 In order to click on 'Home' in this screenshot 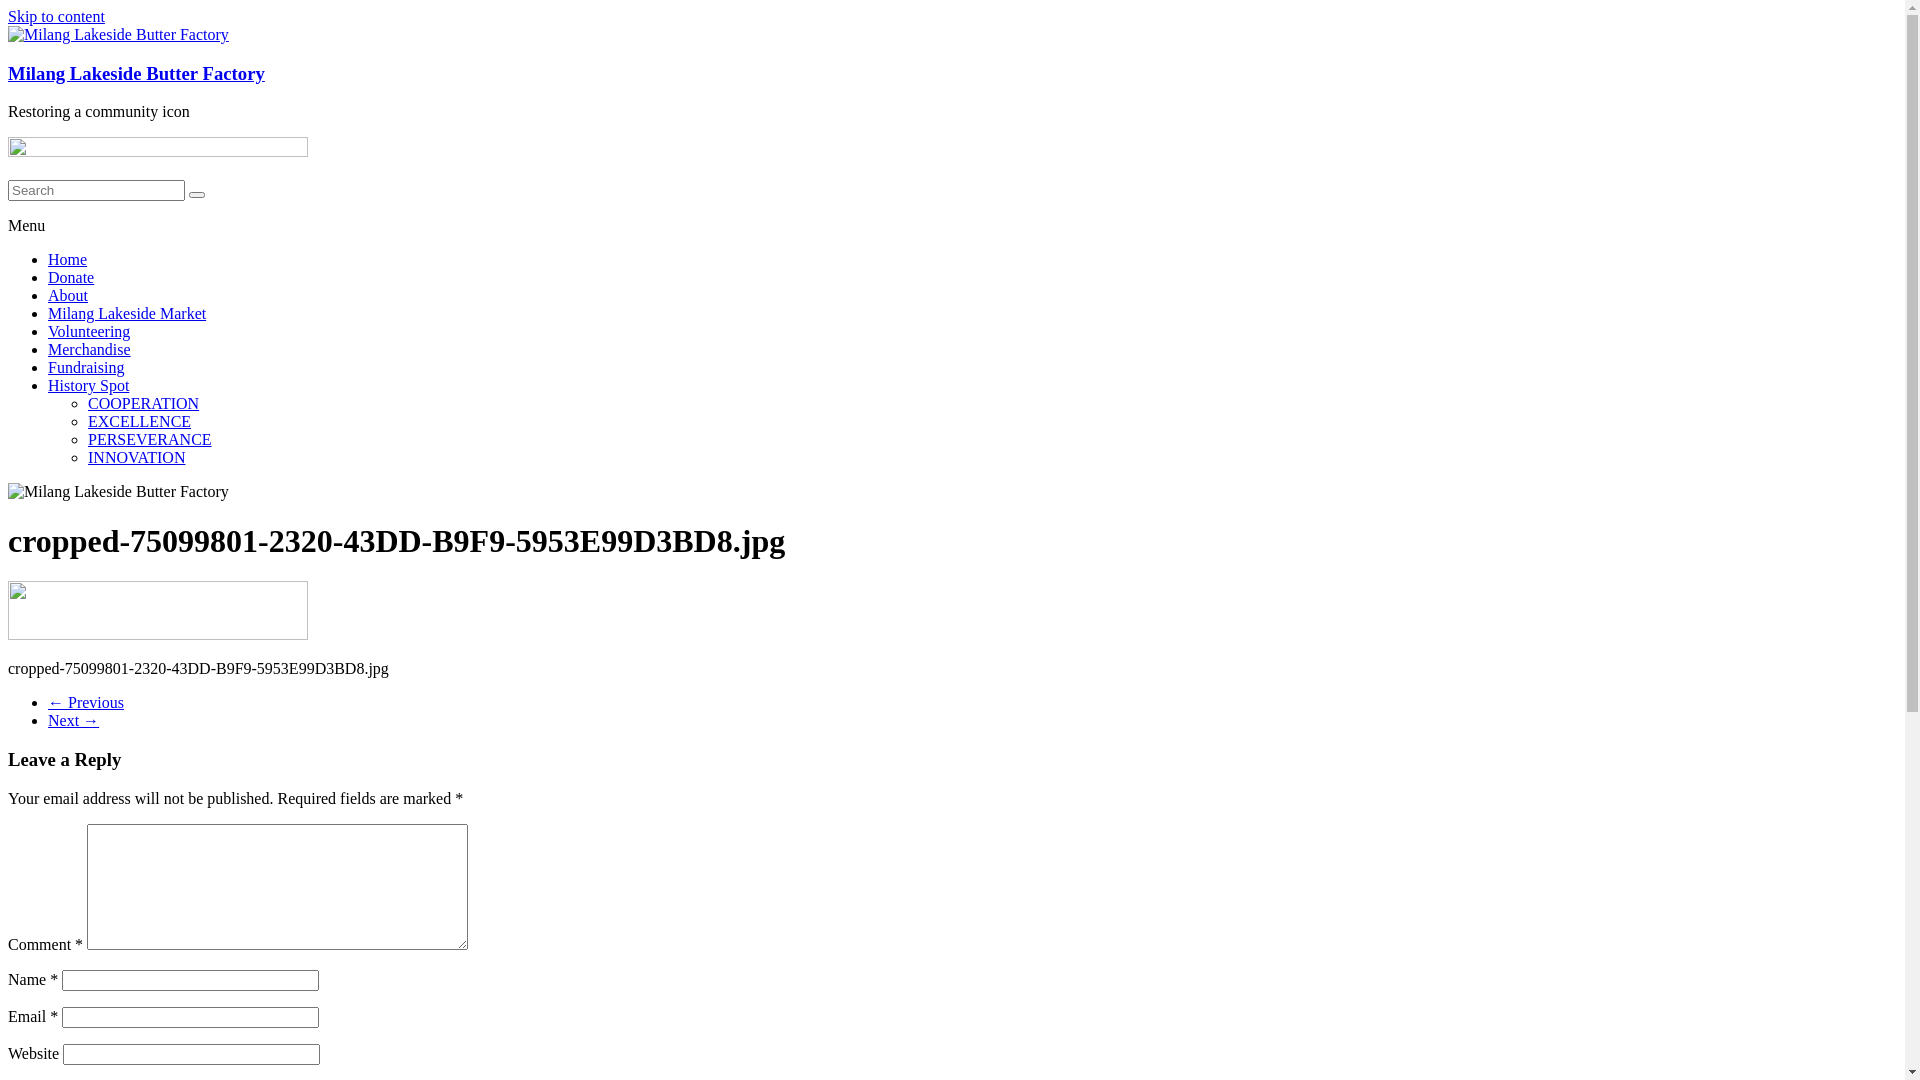, I will do `click(67, 258)`.